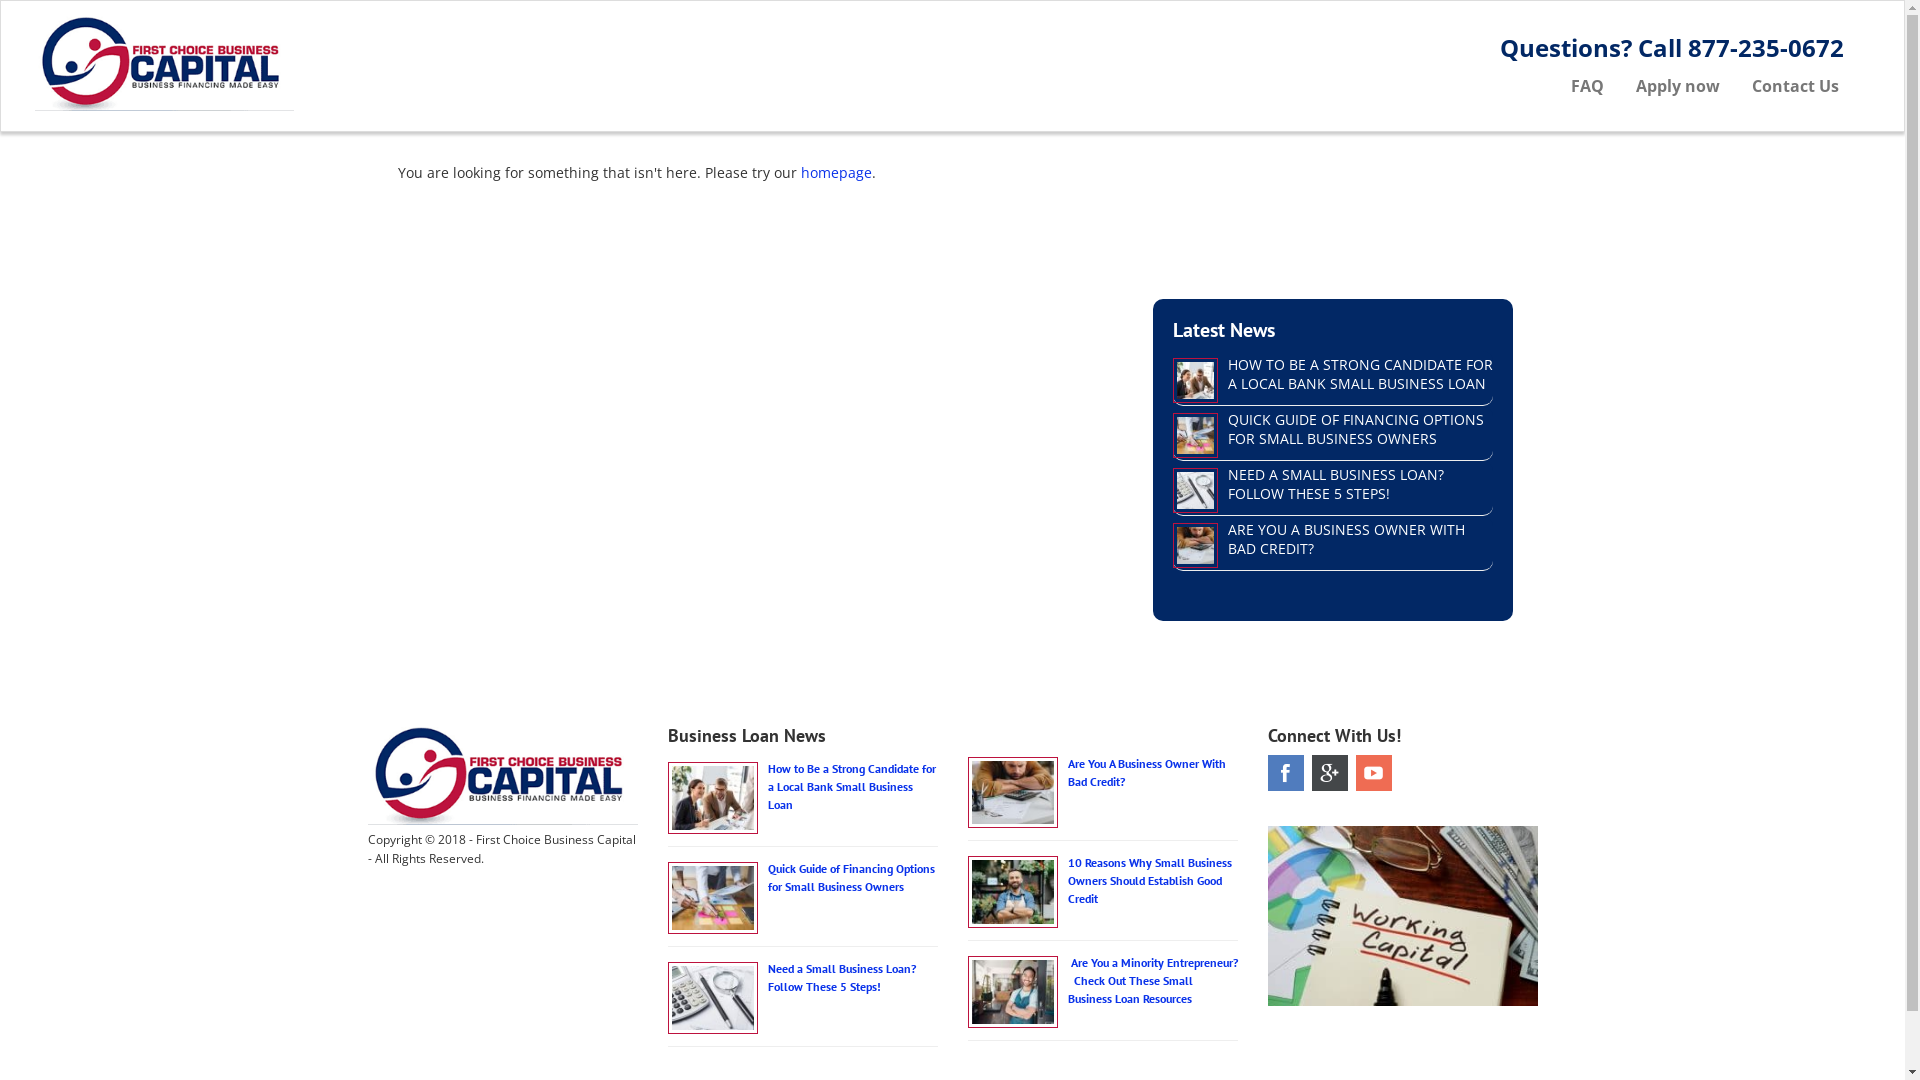 The width and height of the screenshot is (1920, 1080). Describe the element at coordinates (1356, 771) in the screenshot. I see `'Youtube'` at that location.